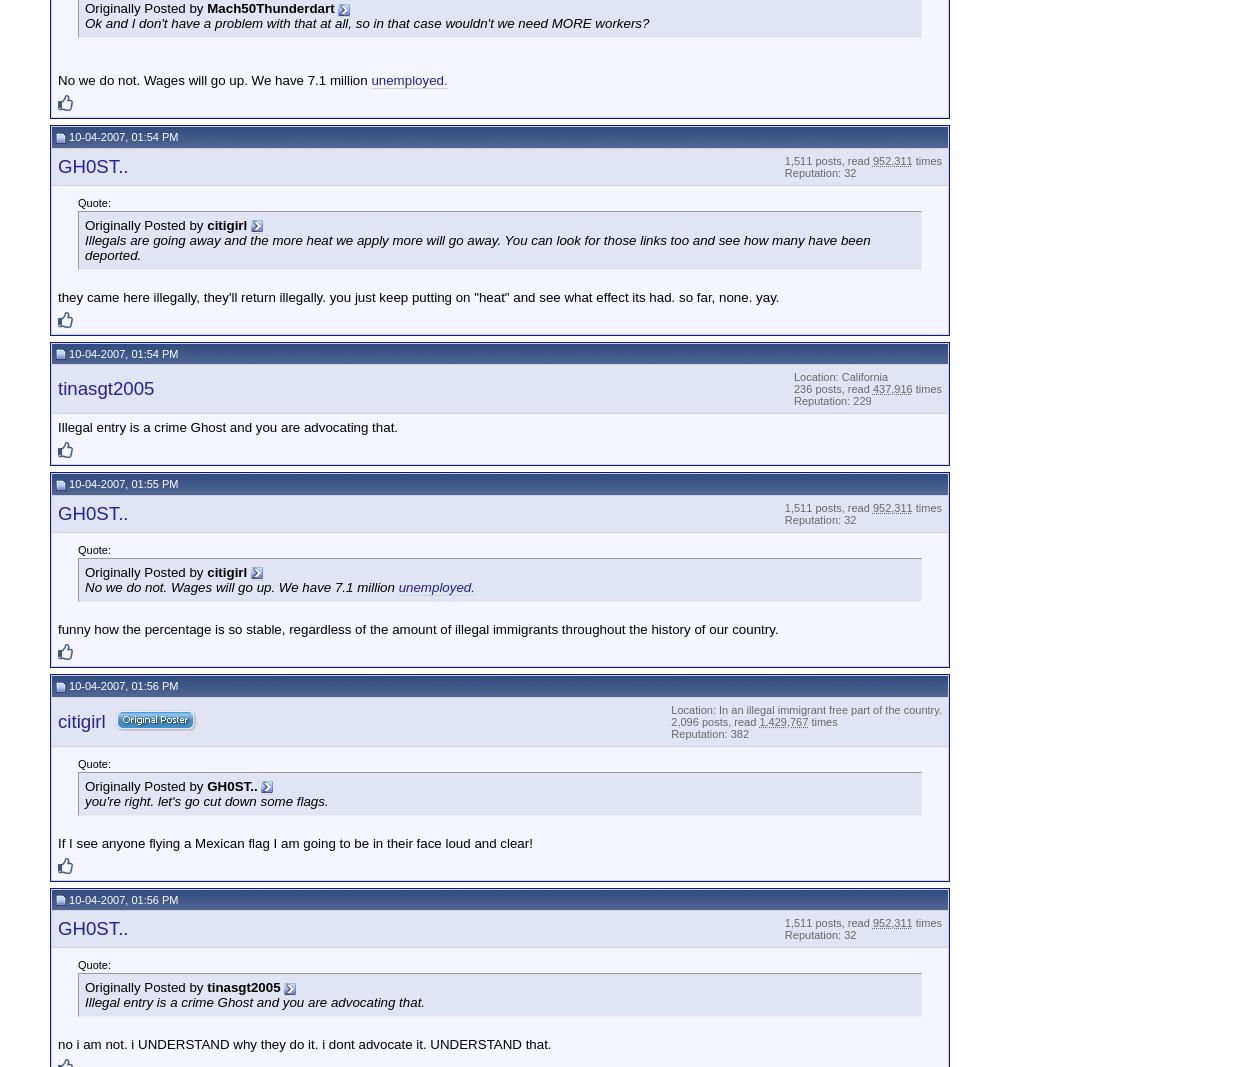  What do you see at coordinates (783, 719) in the screenshot?
I see `'1,429,767'` at bounding box center [783, 719].